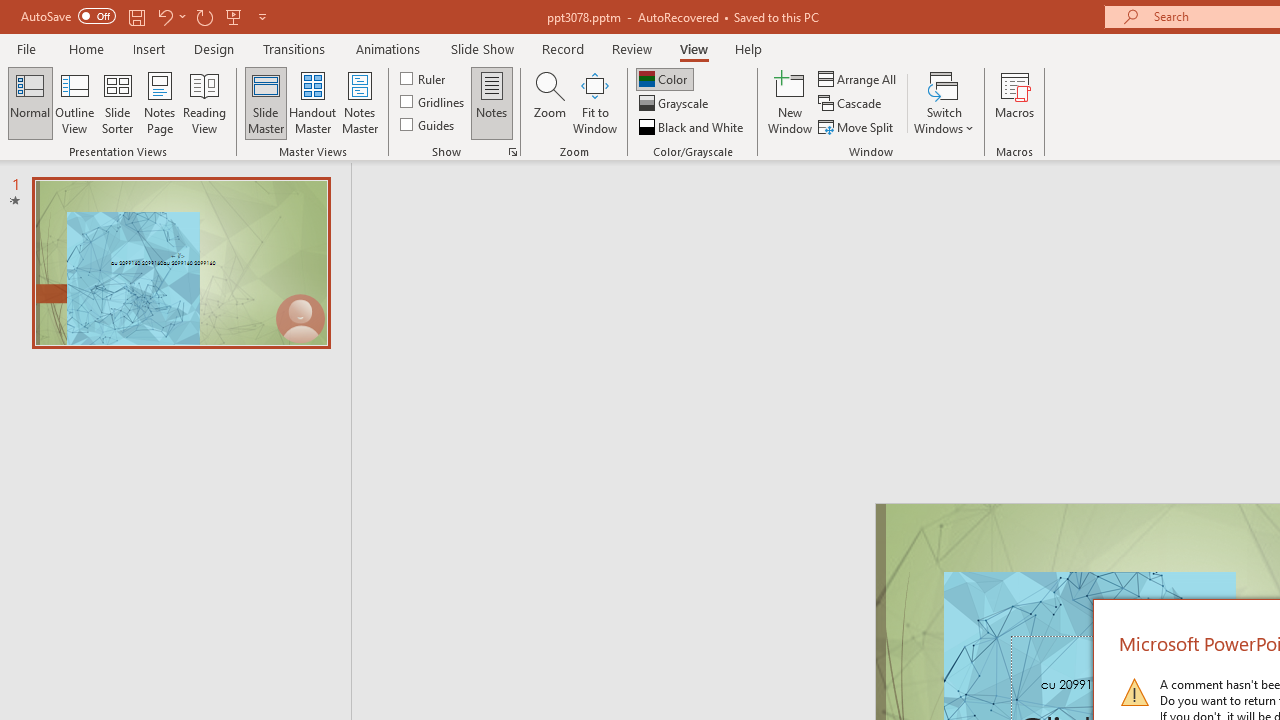 The height and width of the screenshot is (720, 1280). I want to click on 'Save', so click(135, 16).